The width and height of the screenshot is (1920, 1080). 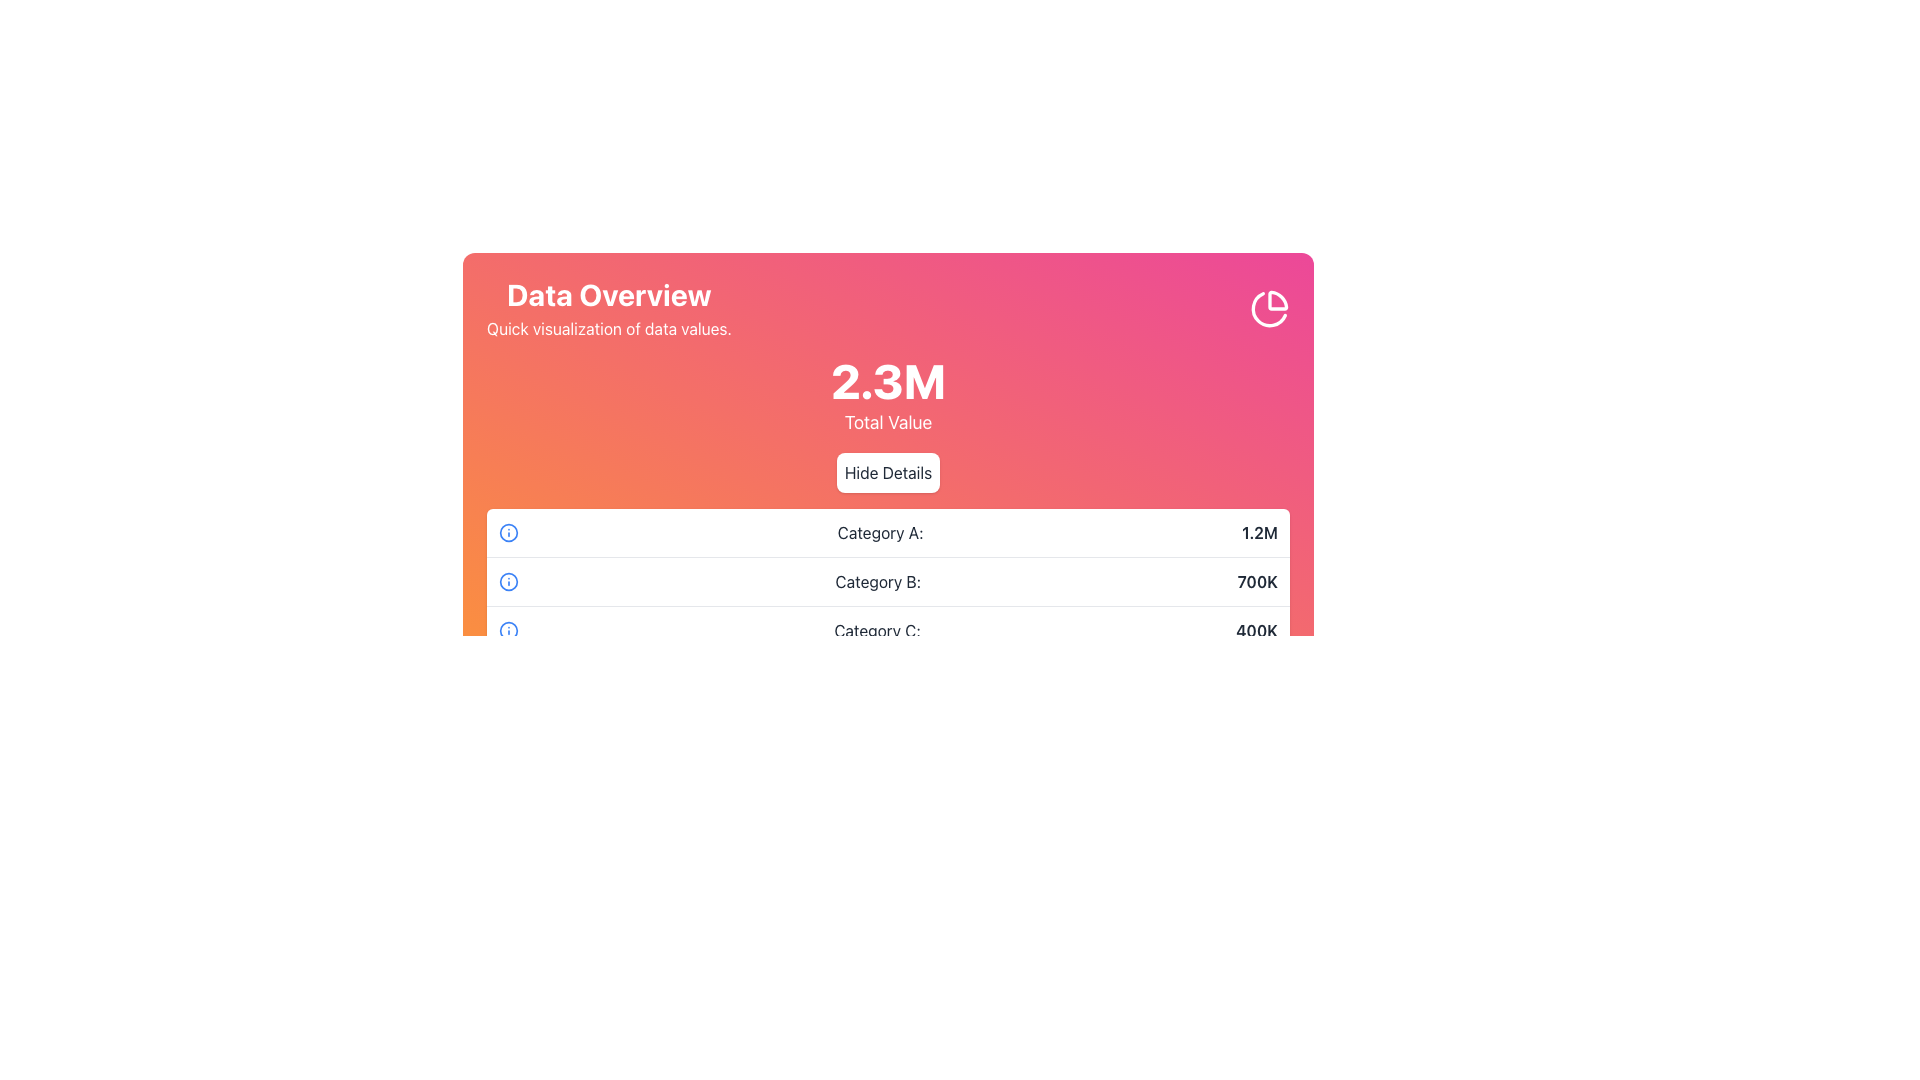 What do you see at coordinates (508, 631) in the screenshot?
I see `the circular icon with a blue outline and an 'i' symbol located in the row for 'Category C: 400K'` at bounding box center [508, 631].